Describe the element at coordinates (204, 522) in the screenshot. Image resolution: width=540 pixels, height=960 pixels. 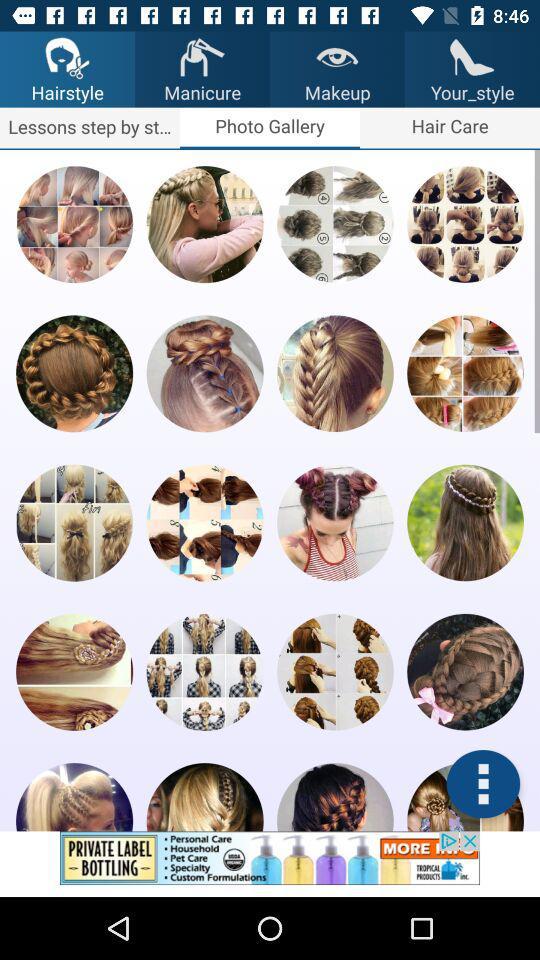
I see `image` at that location.